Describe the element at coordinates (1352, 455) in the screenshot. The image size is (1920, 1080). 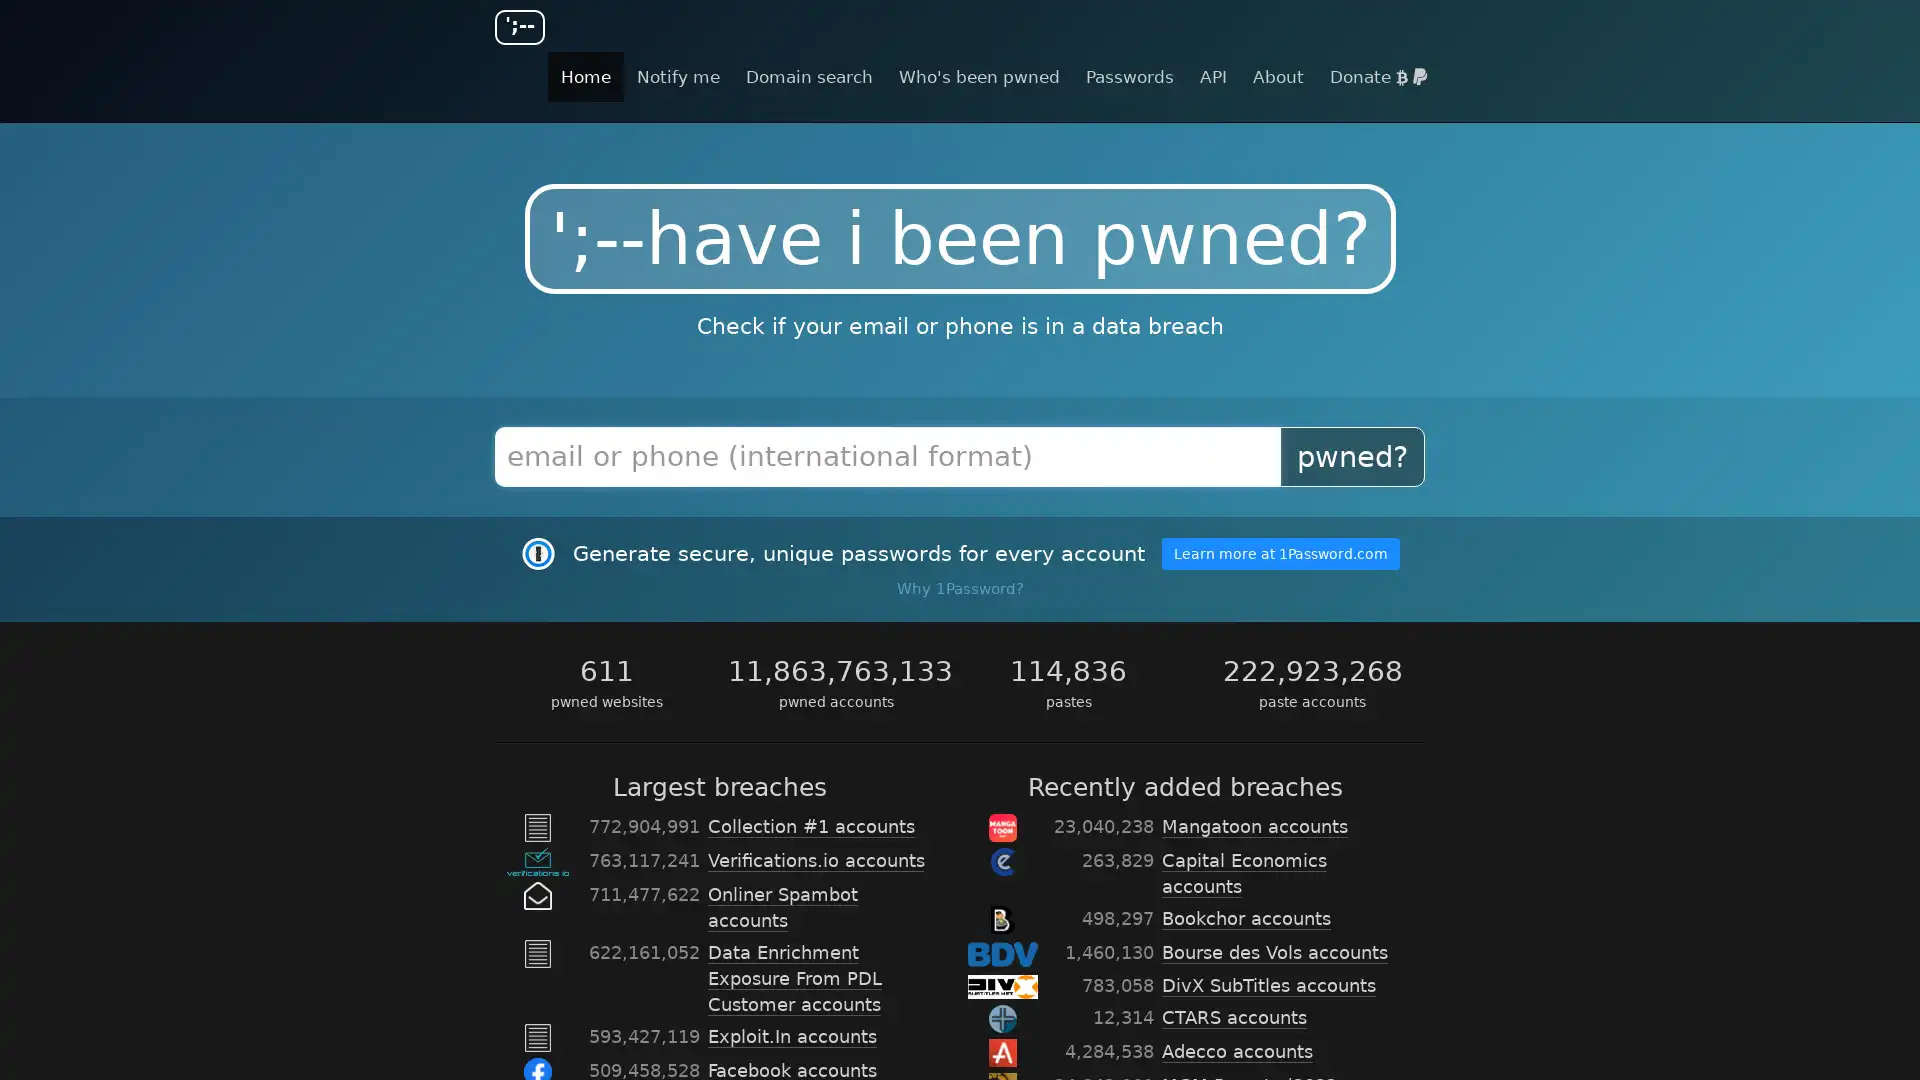
I see `pwned?` at that location.